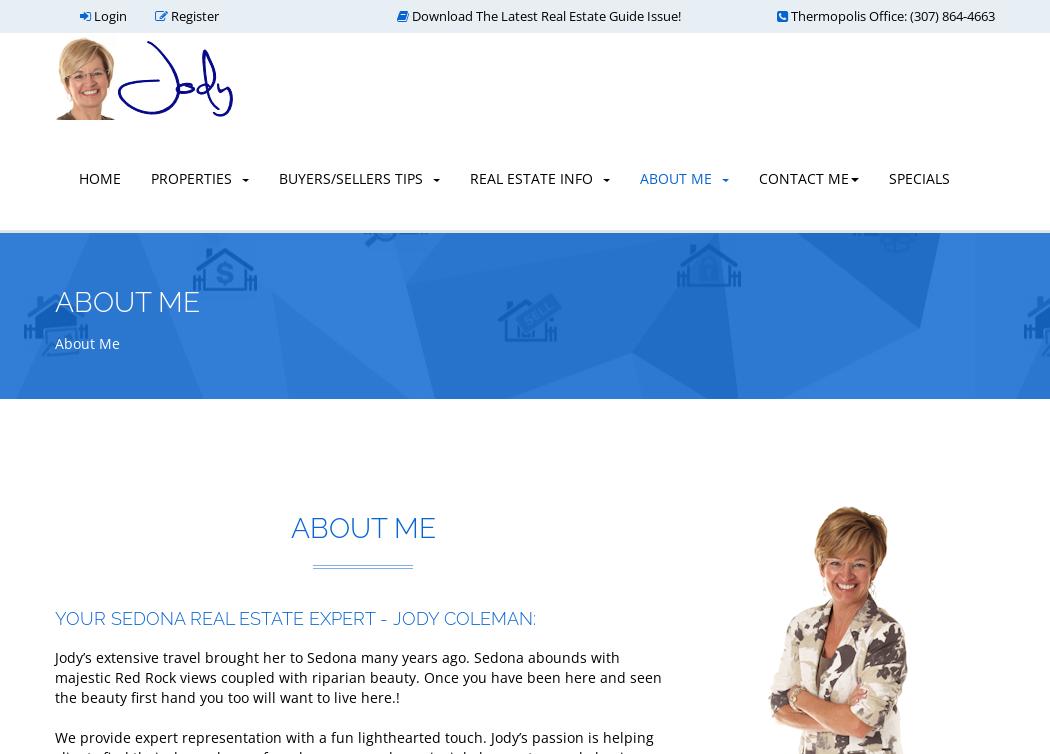  Describe the element at coordinates (350, 178) in the screenshot. I see `'Buyers/Sellers Tips'` at that location.